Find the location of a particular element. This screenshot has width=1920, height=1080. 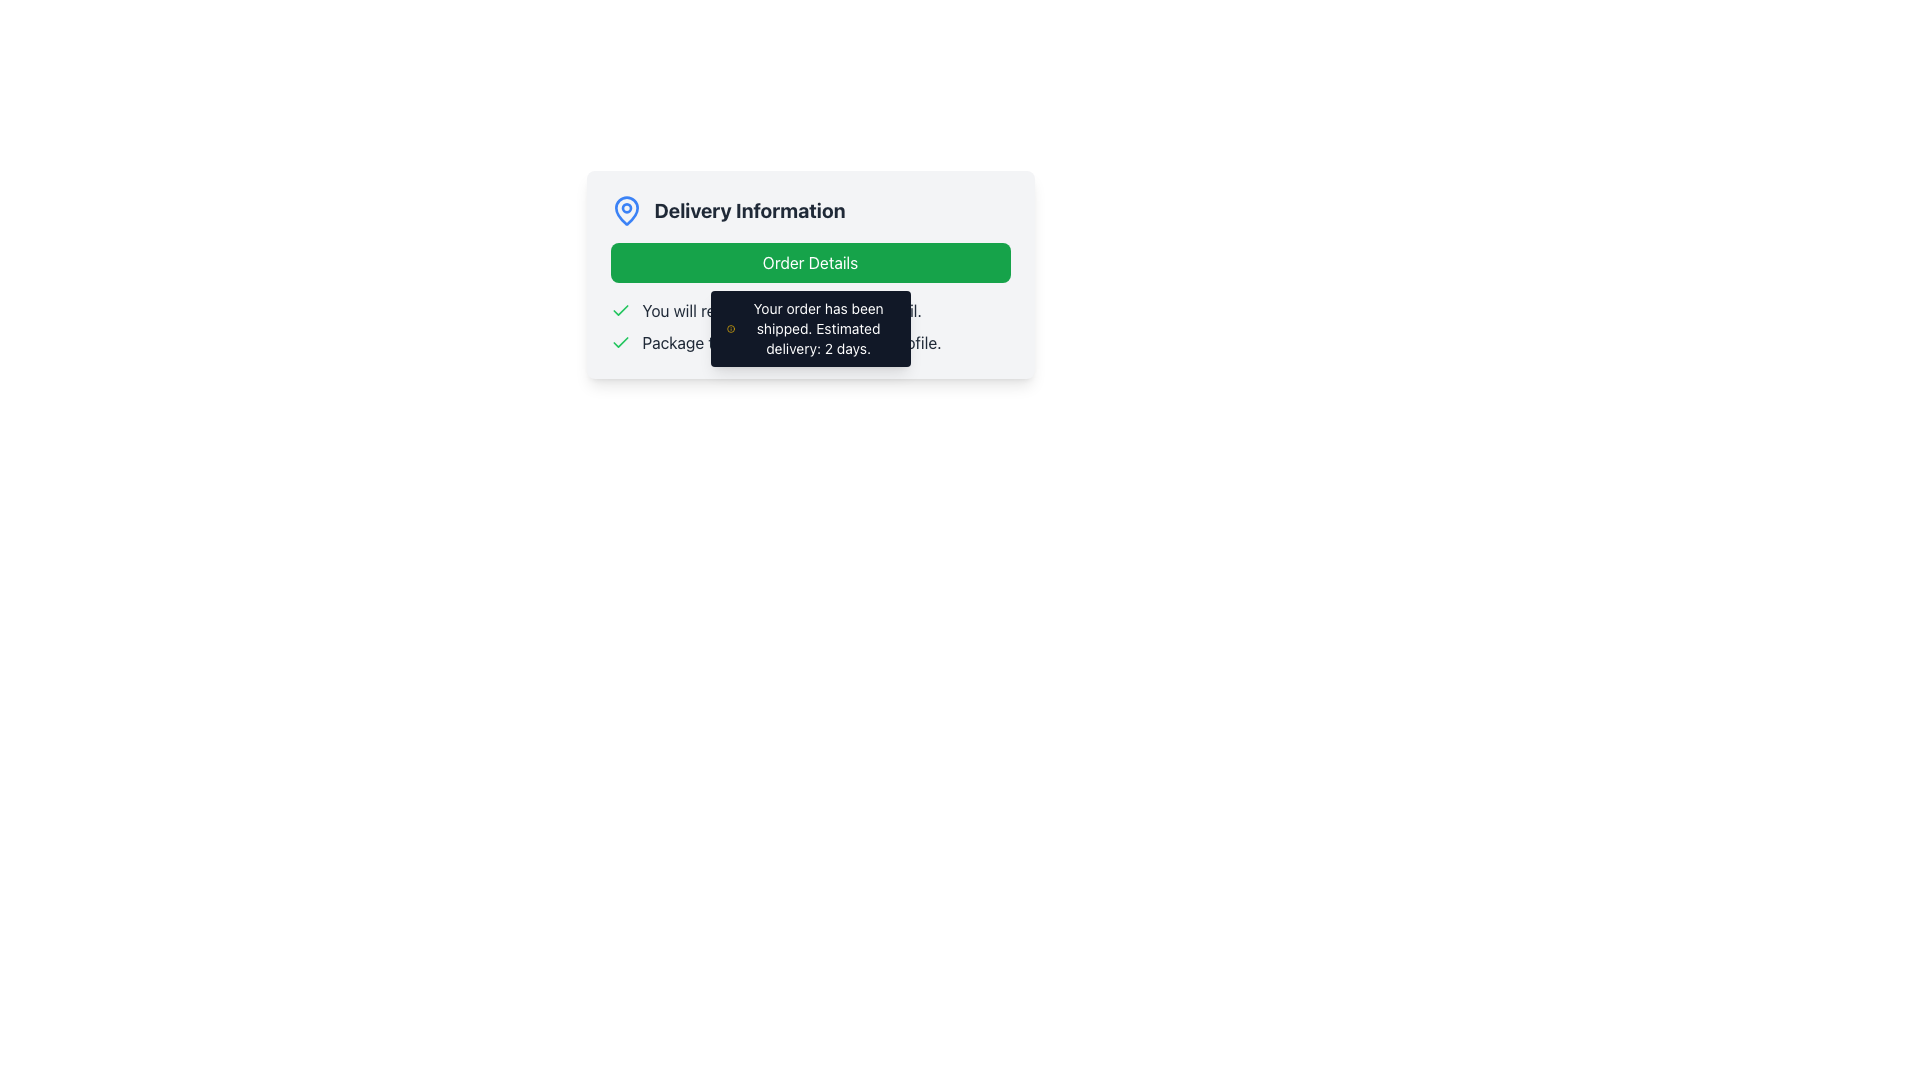

the blue map pin icon located to the left of the 'Delivery Information' heading text is located at coordinates (625, 211).